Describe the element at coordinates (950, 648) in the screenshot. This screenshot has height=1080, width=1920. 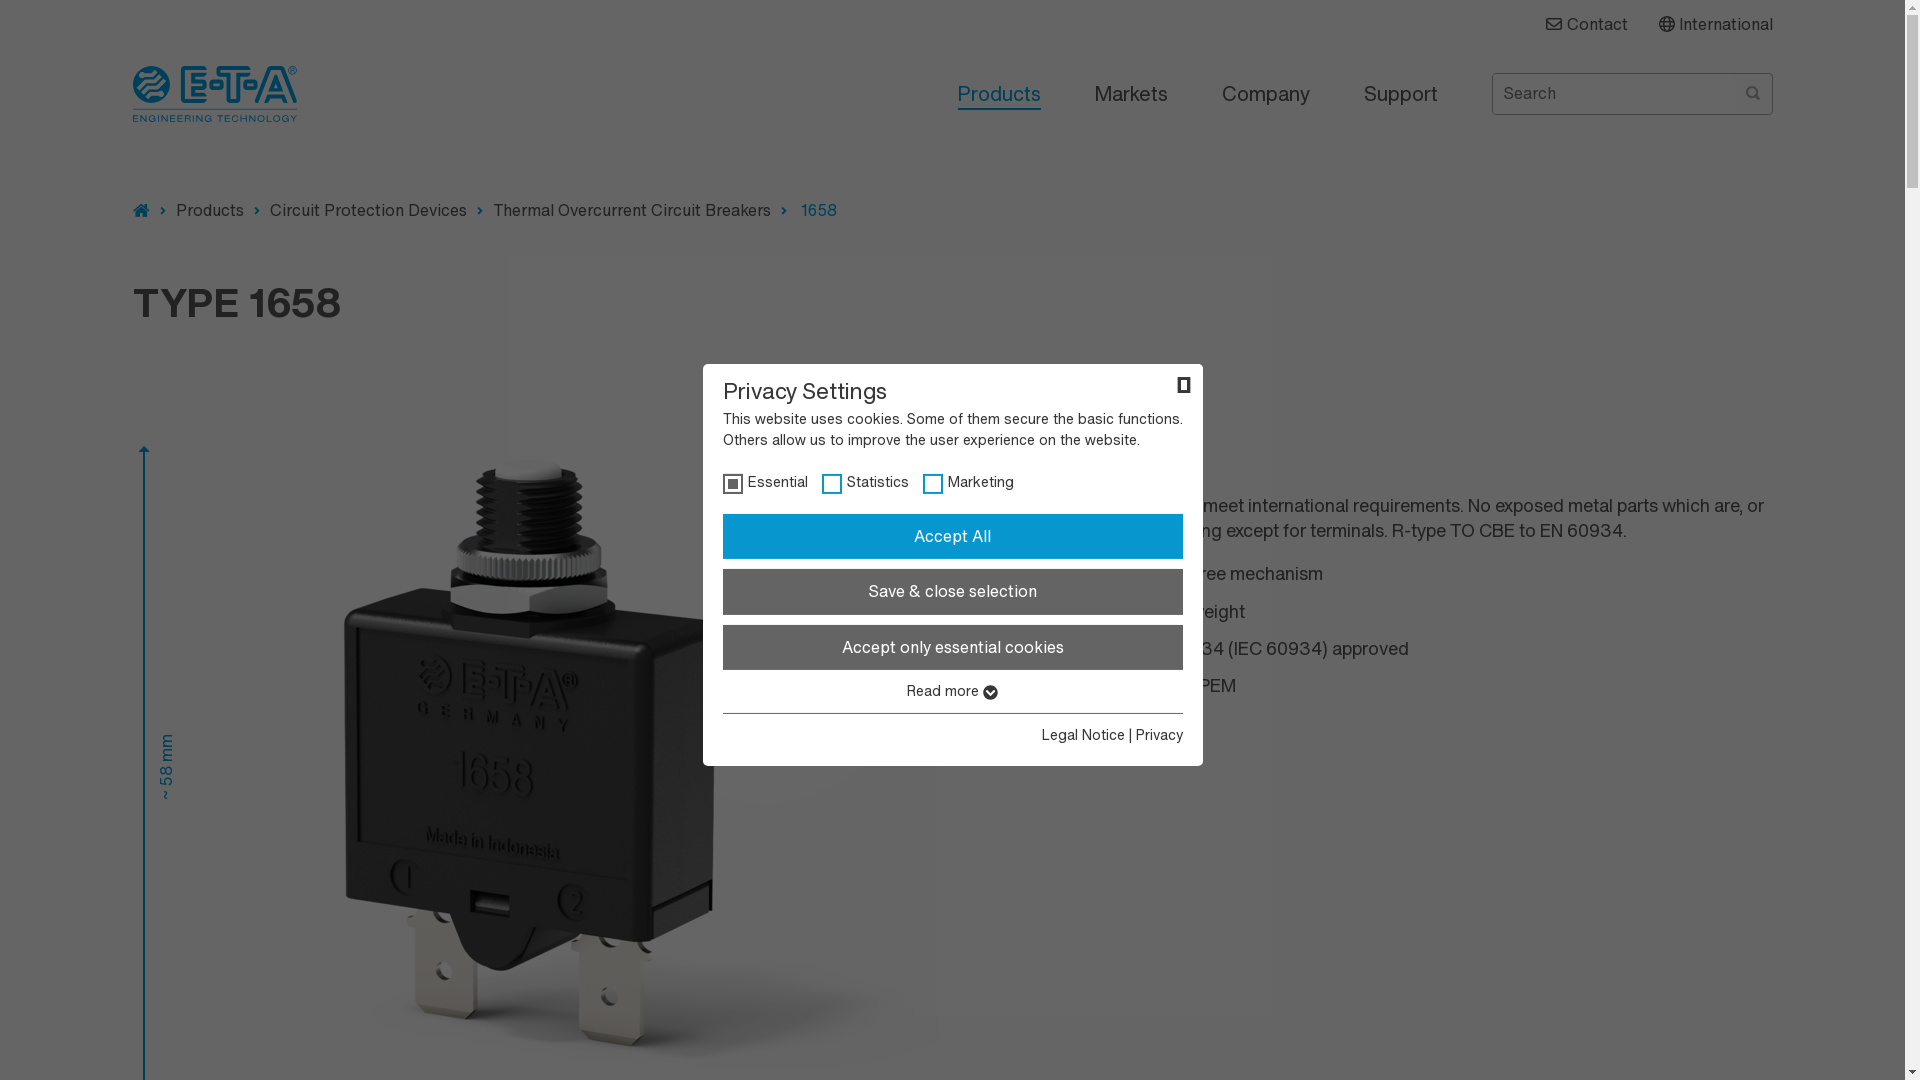
I see `'Accept only essential cookies'` at that location.